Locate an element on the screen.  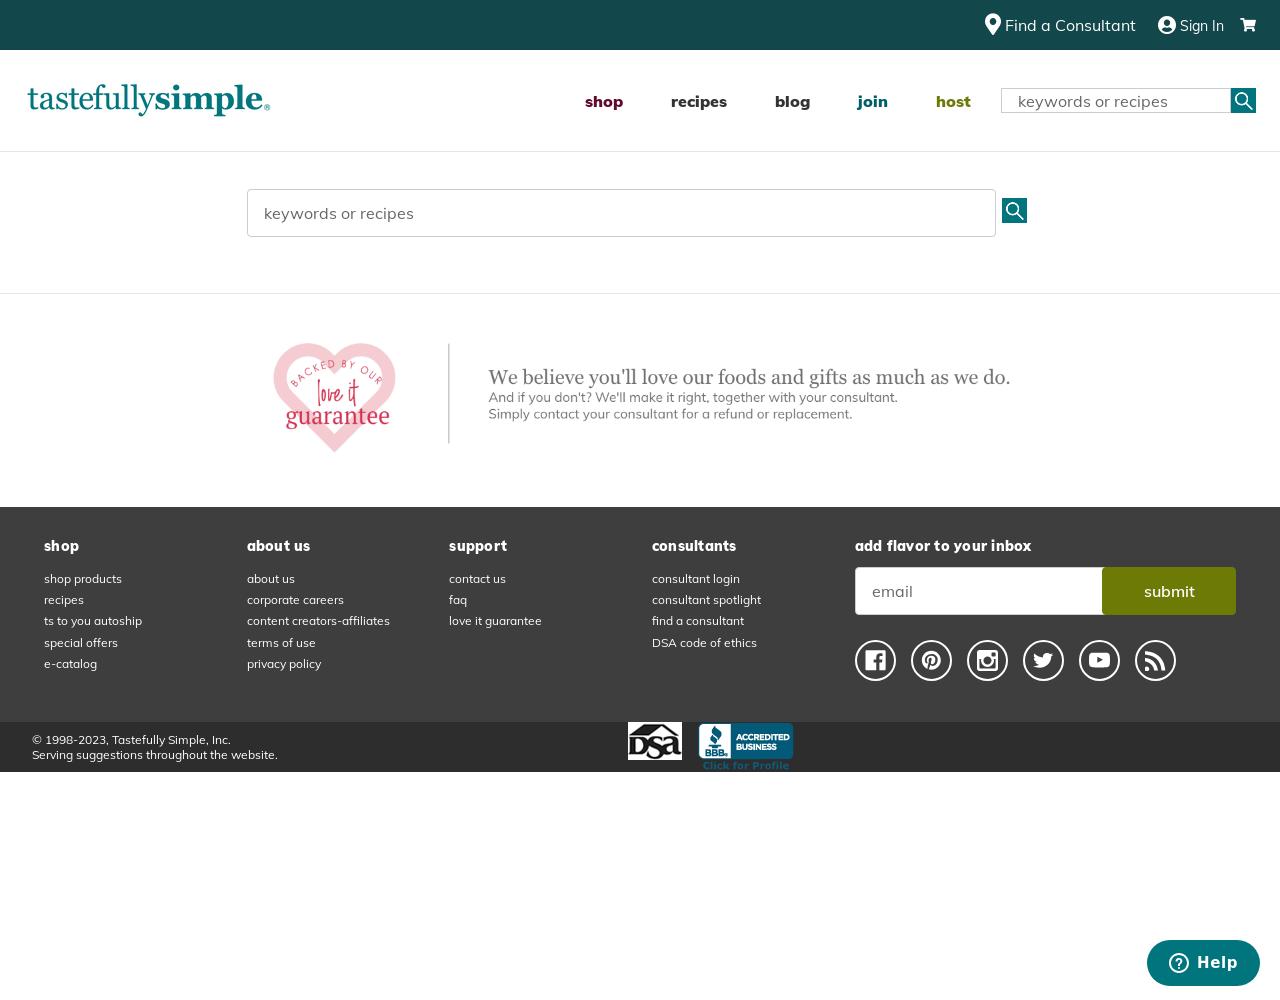
'DSA code of ethics' is located at coordinates (703, 641).